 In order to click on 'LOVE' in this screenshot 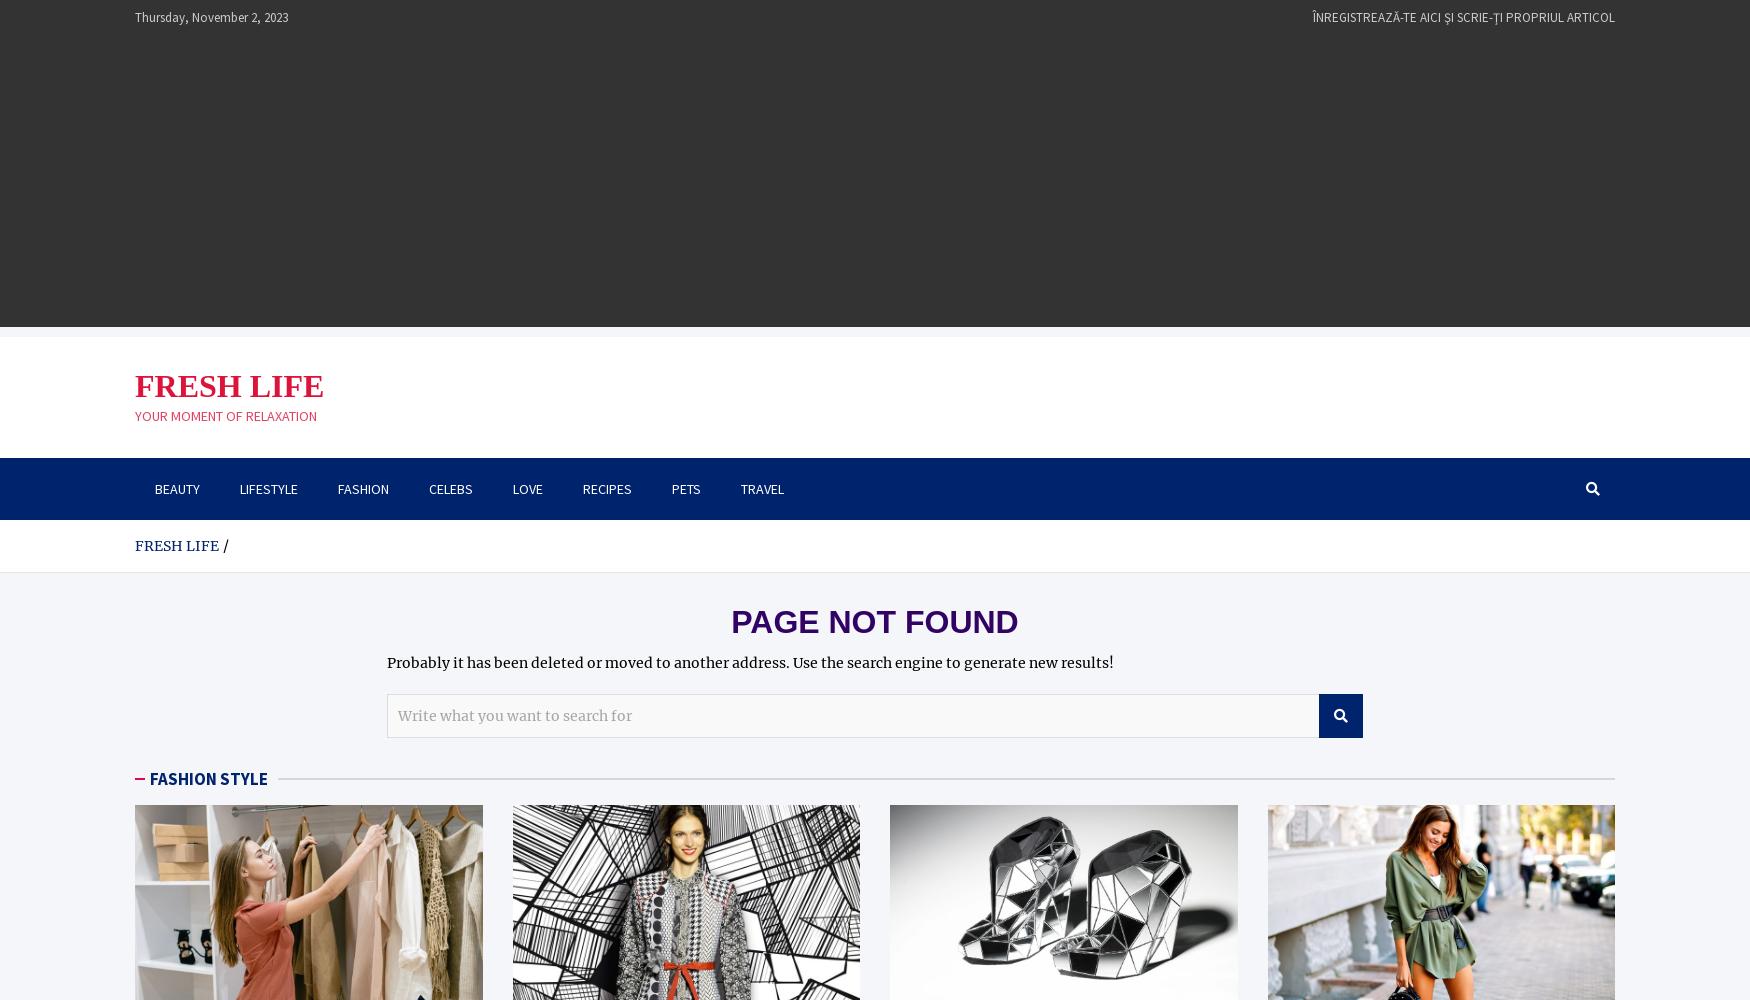, I will do `click(511, 487)`.